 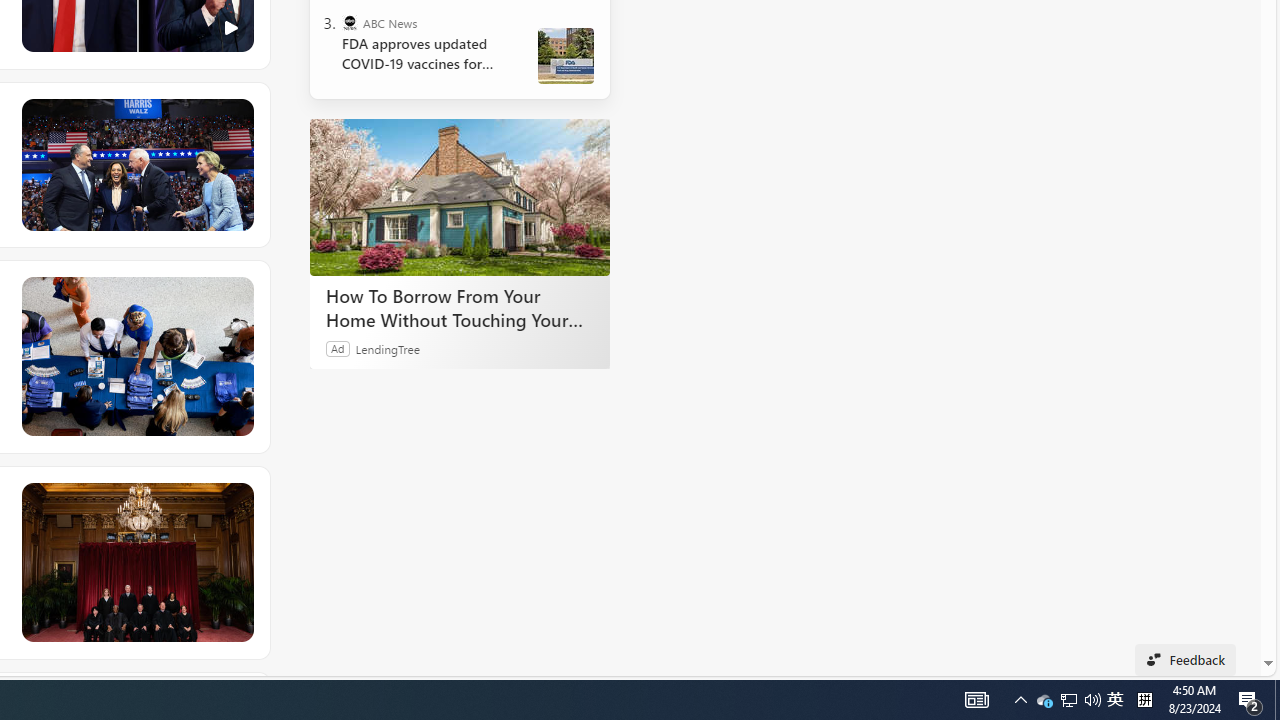 I want to click on 'Feedback', so click(x=1185, y=659).